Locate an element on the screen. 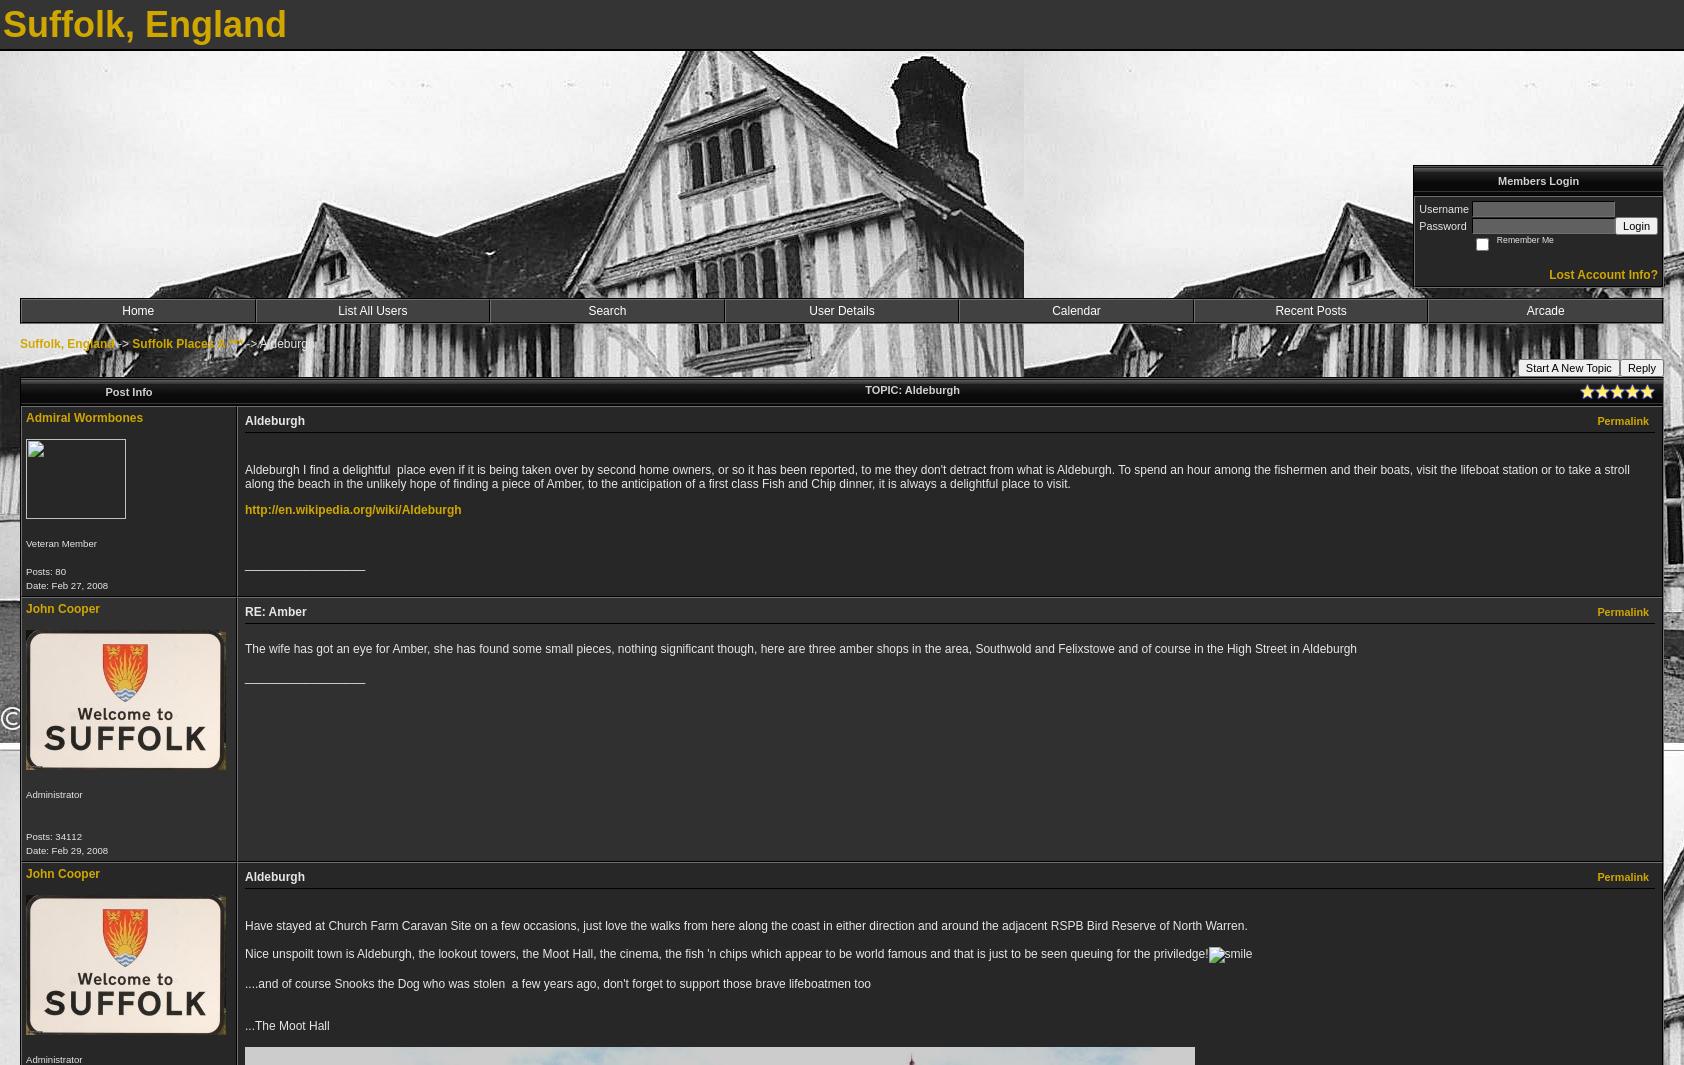 This screenshot has height=1065, width=1684. 'Password' is located at coordinates (1417, 224).